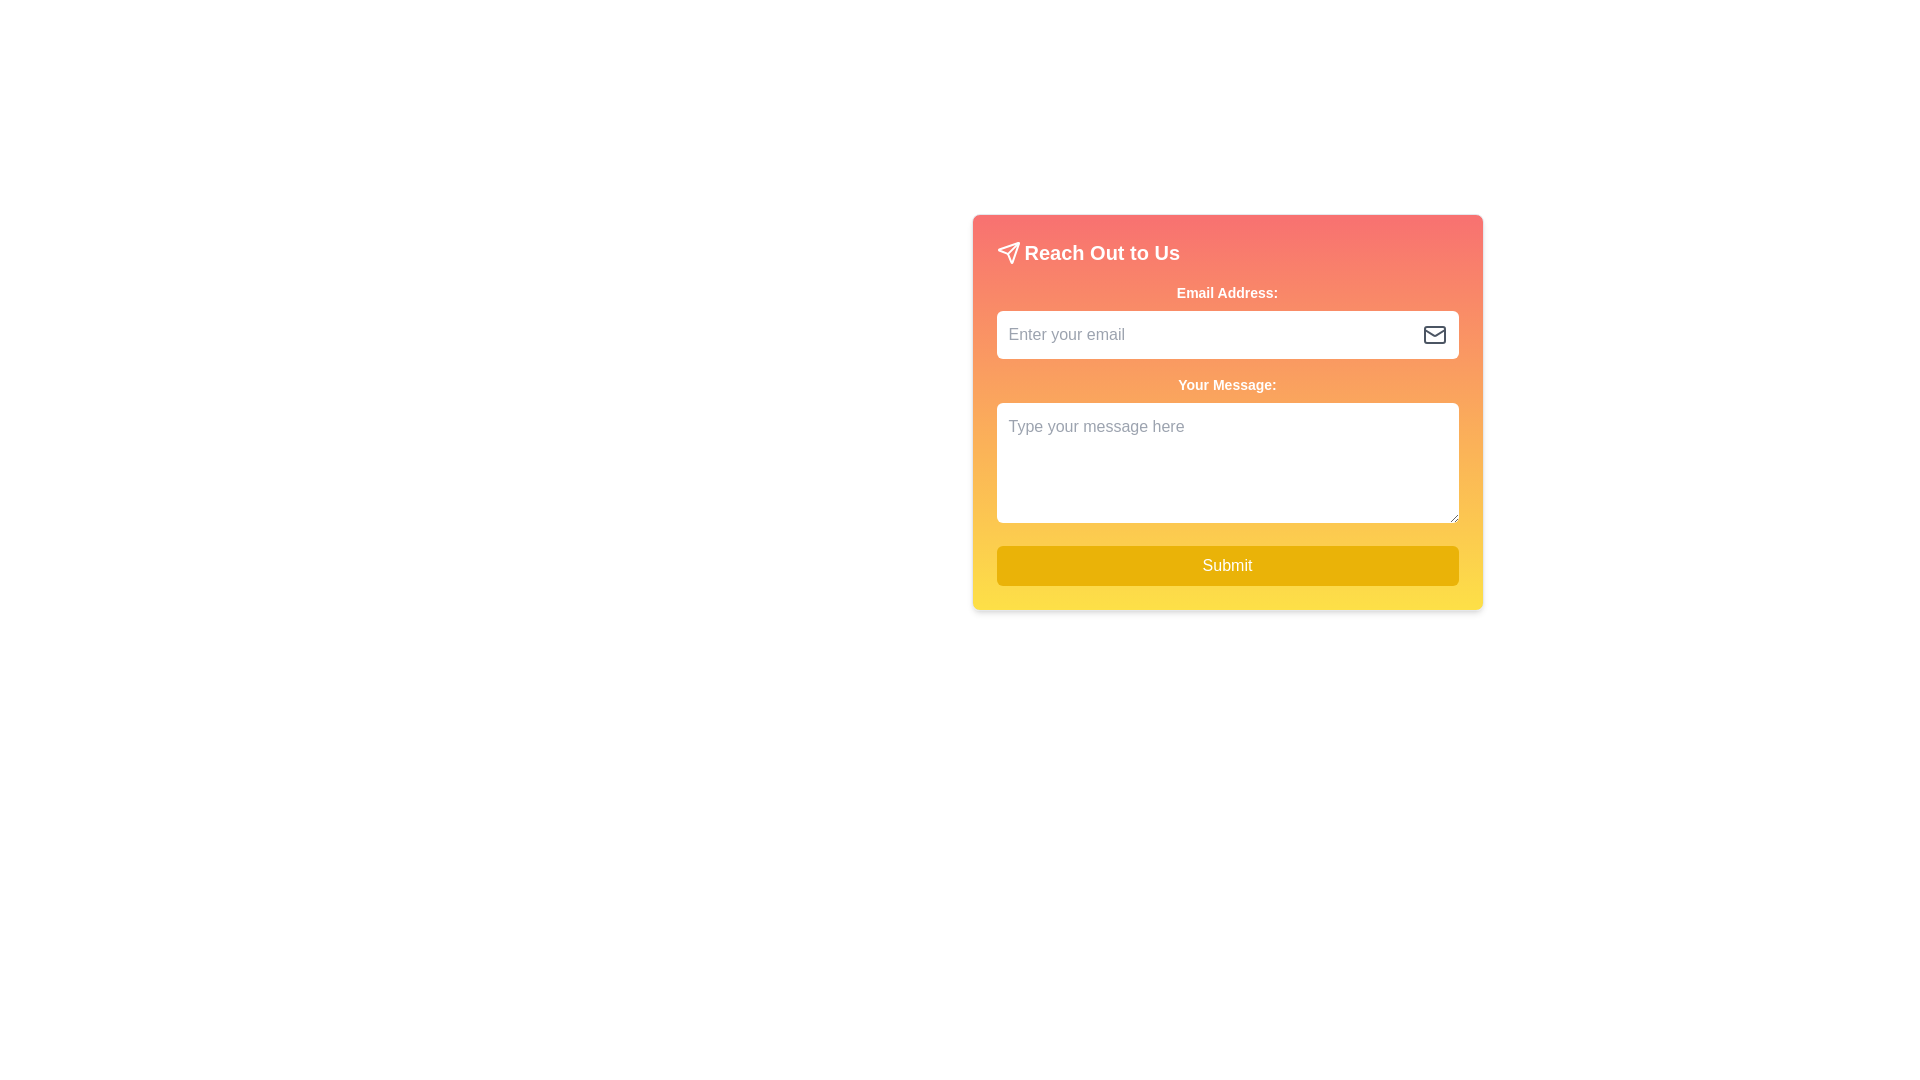 This screenshot has height=1080, width=1920. I want to click on the label text reading 'Email Address:' which is styled in bold white text on a gradient orange background, positioned above the email input field, so click(1226, 293).